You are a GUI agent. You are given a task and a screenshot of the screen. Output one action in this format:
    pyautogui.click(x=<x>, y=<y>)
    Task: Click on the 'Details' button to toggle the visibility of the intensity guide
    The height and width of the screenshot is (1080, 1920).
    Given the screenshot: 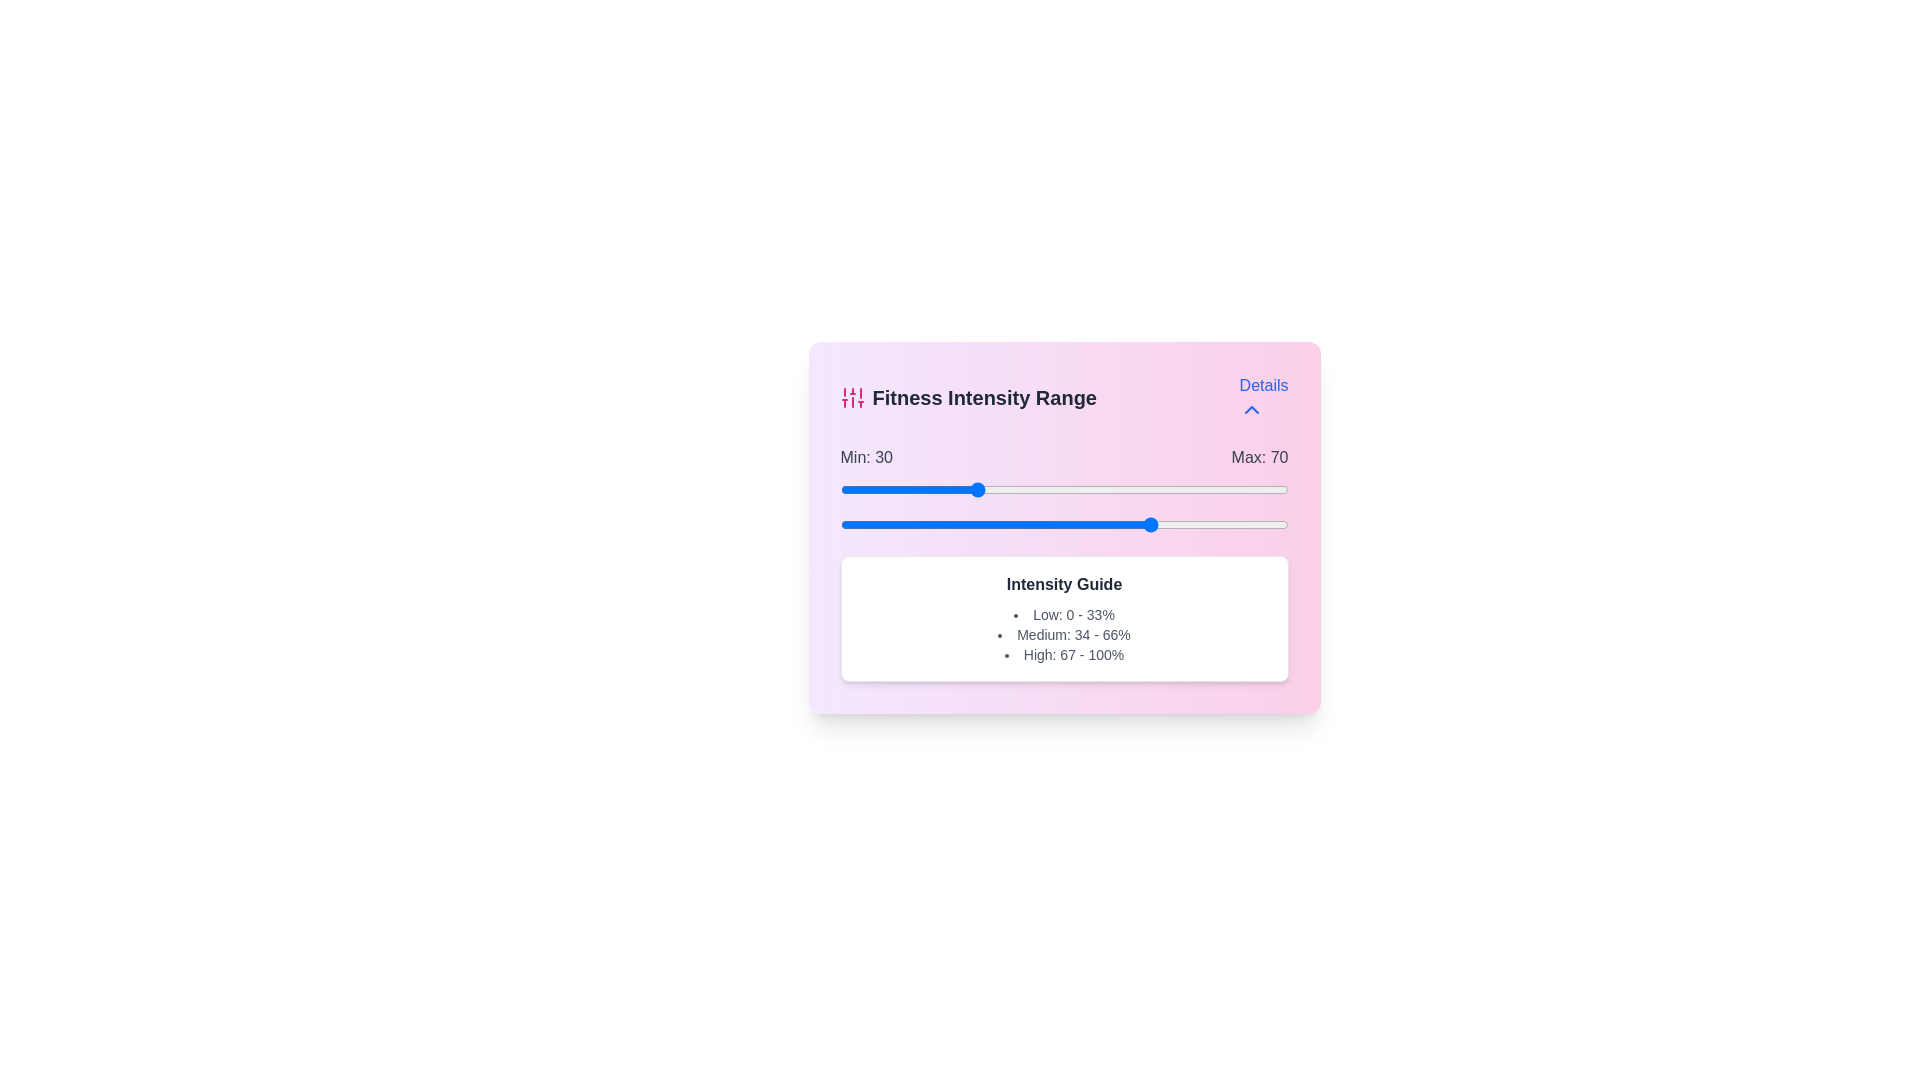 What is the action you would take?
    pyautogui.click(x=1262, y=397)
    